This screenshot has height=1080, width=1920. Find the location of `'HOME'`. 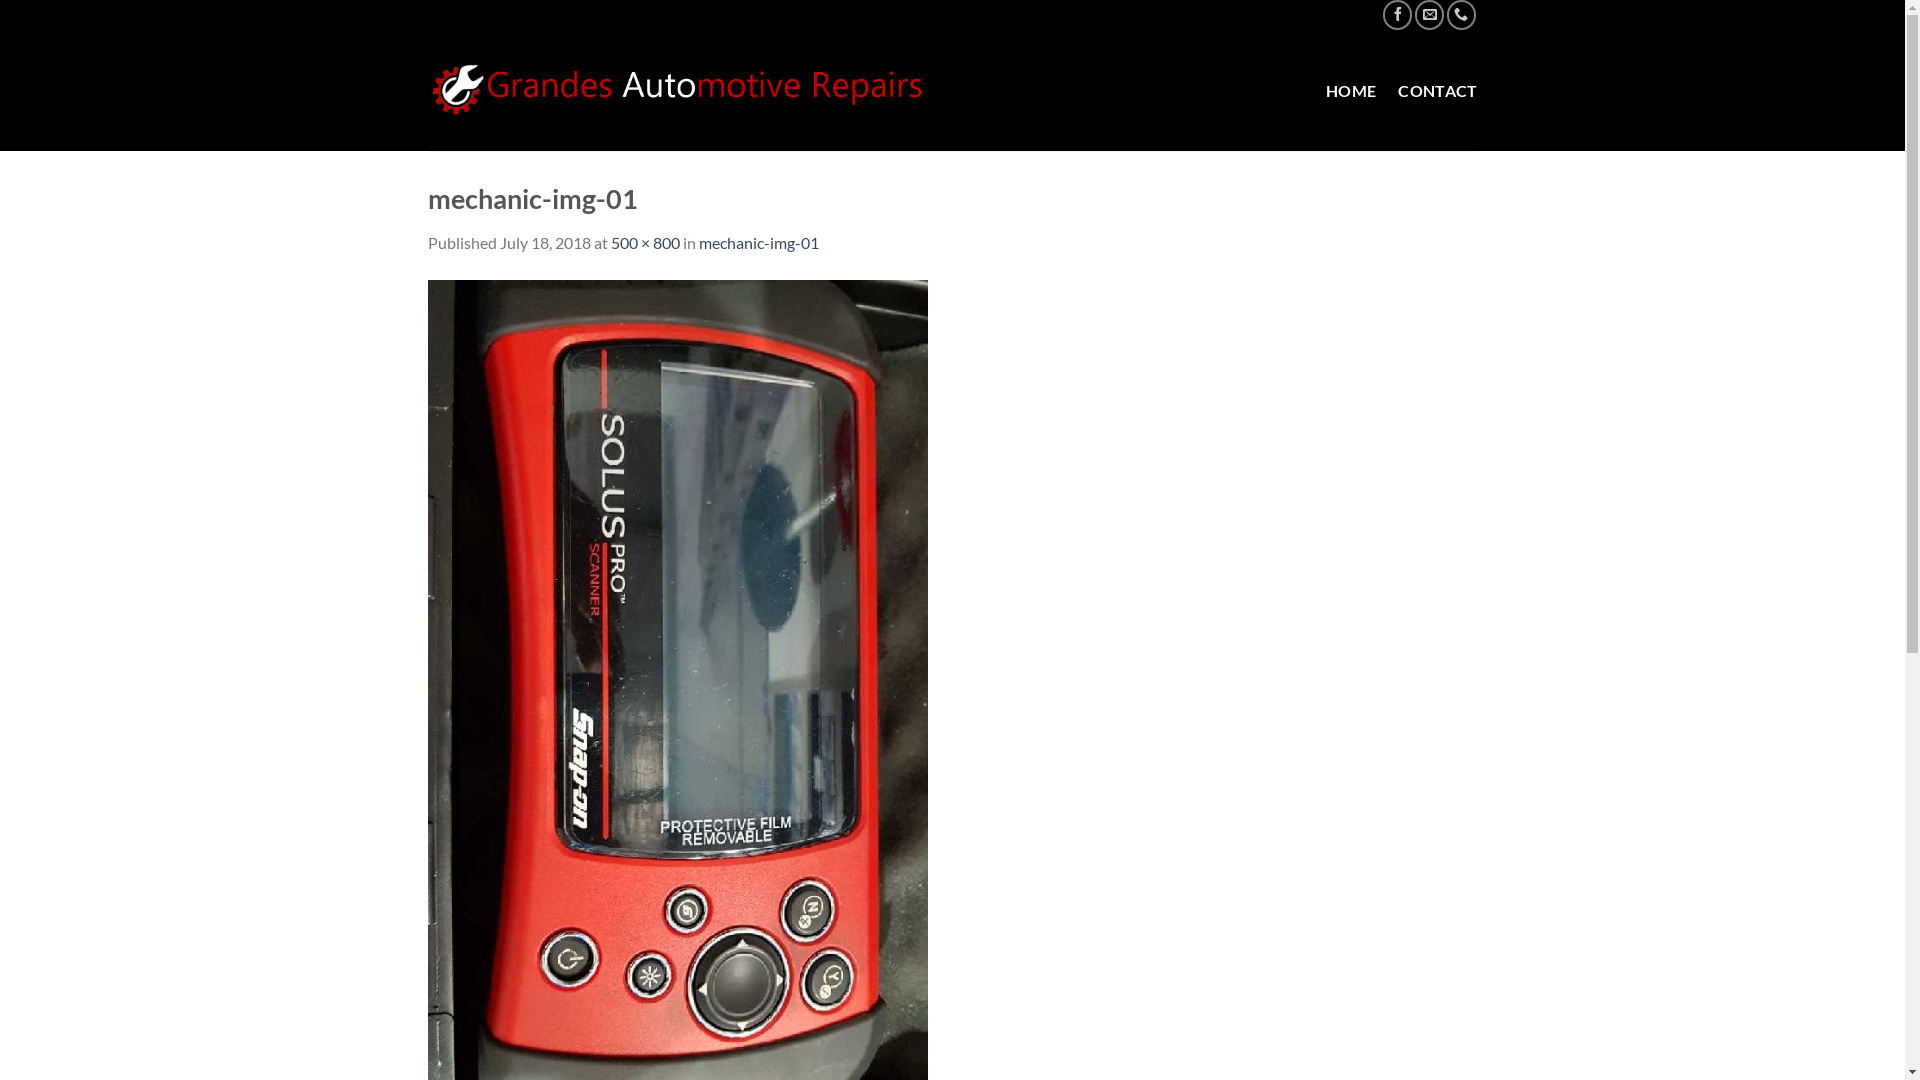

'HOME' is located at coordinates (1325, 91).